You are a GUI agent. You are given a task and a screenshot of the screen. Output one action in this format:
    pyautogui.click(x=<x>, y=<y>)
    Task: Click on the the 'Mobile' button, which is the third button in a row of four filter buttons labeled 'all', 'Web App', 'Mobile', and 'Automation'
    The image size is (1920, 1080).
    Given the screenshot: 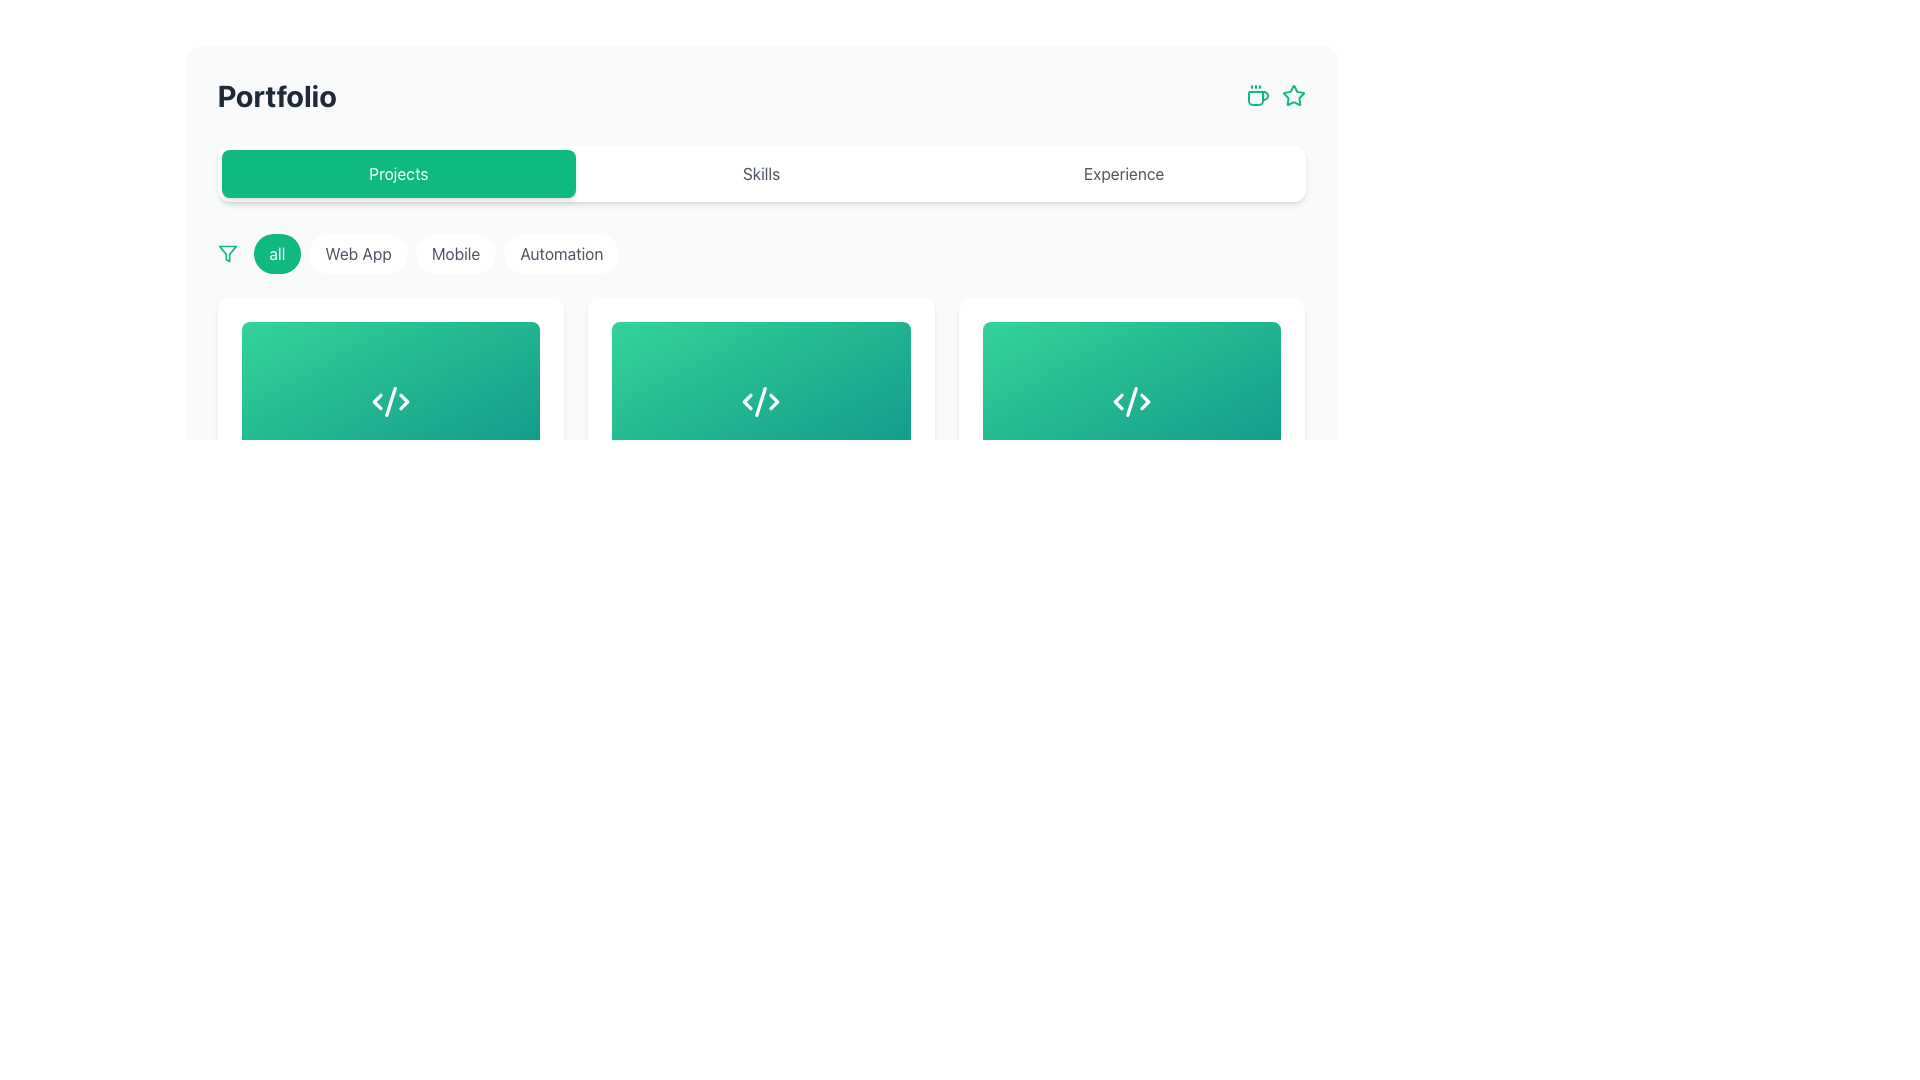 What is the action you would take?
    pyautogui.click(x=435, y=253)
    